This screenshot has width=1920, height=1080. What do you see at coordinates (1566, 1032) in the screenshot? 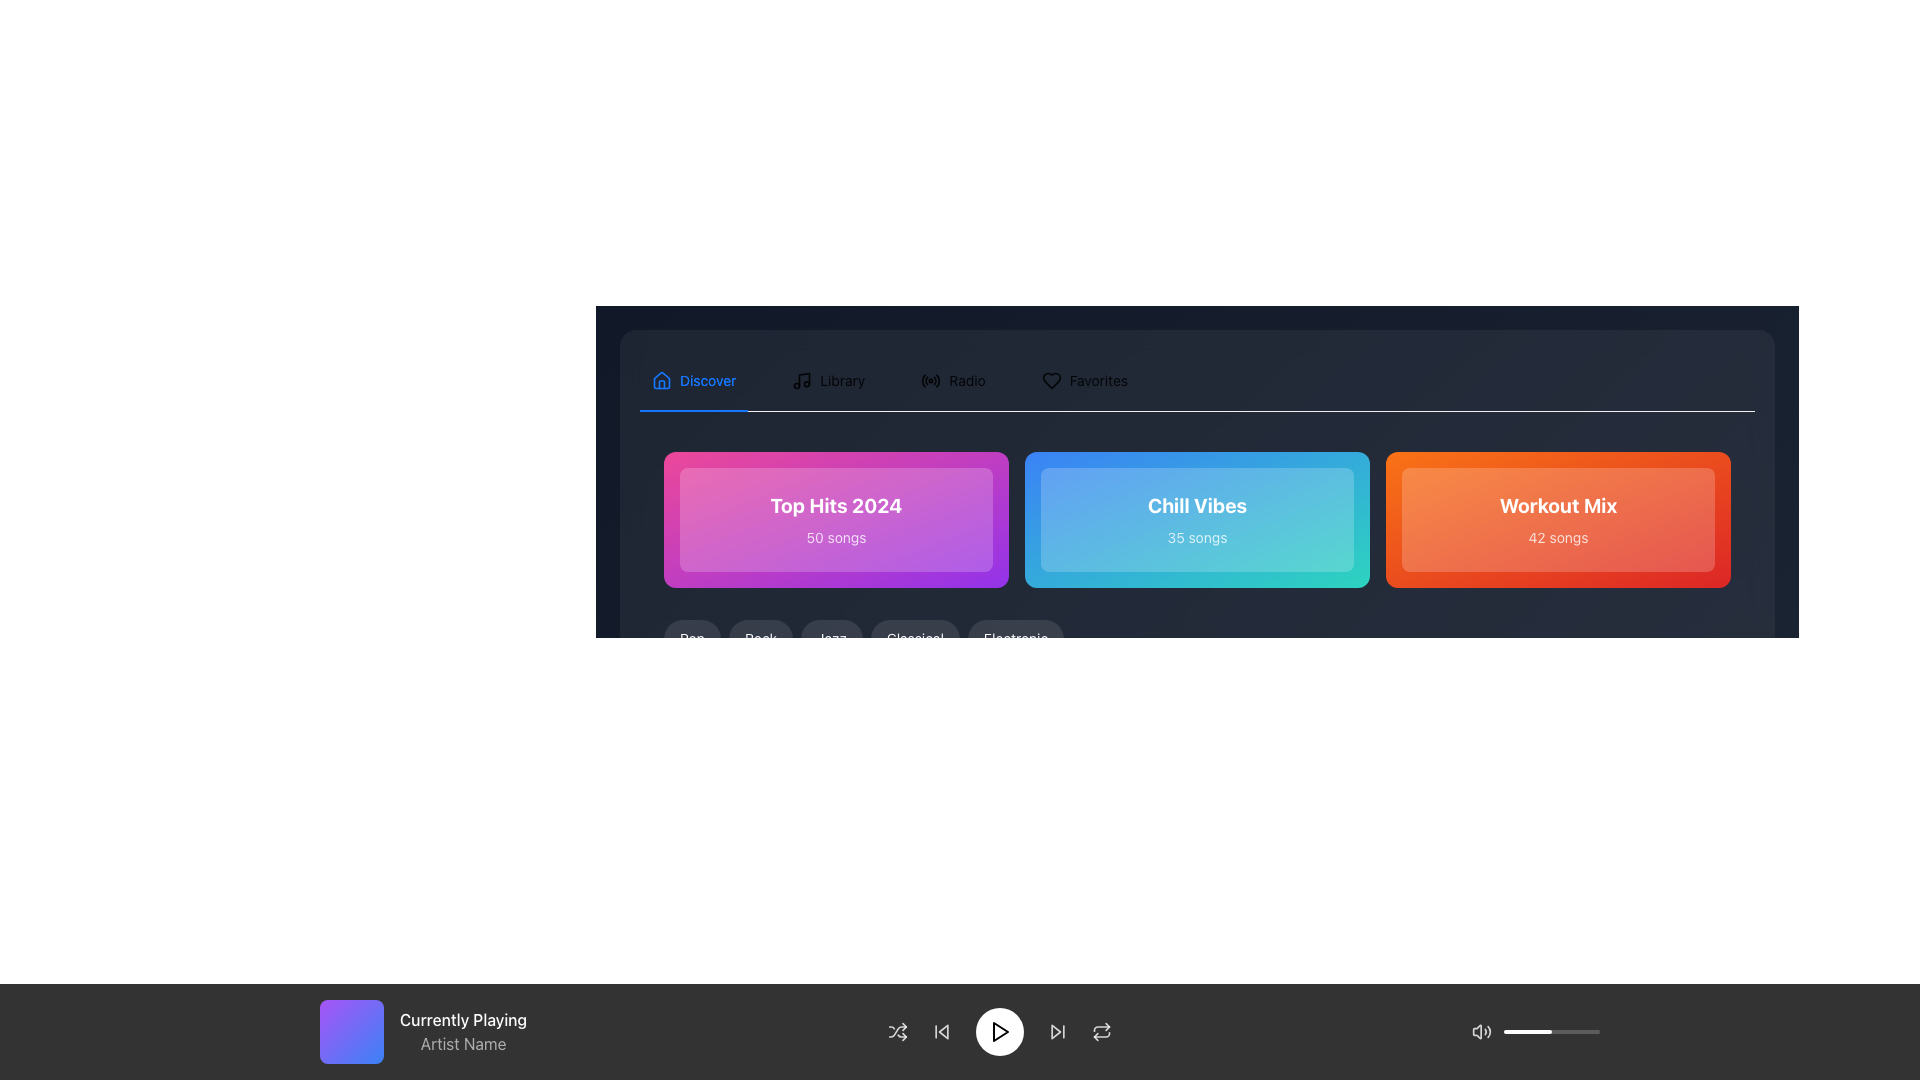
I see `the slider position` at bounding box center [1566, 1032].